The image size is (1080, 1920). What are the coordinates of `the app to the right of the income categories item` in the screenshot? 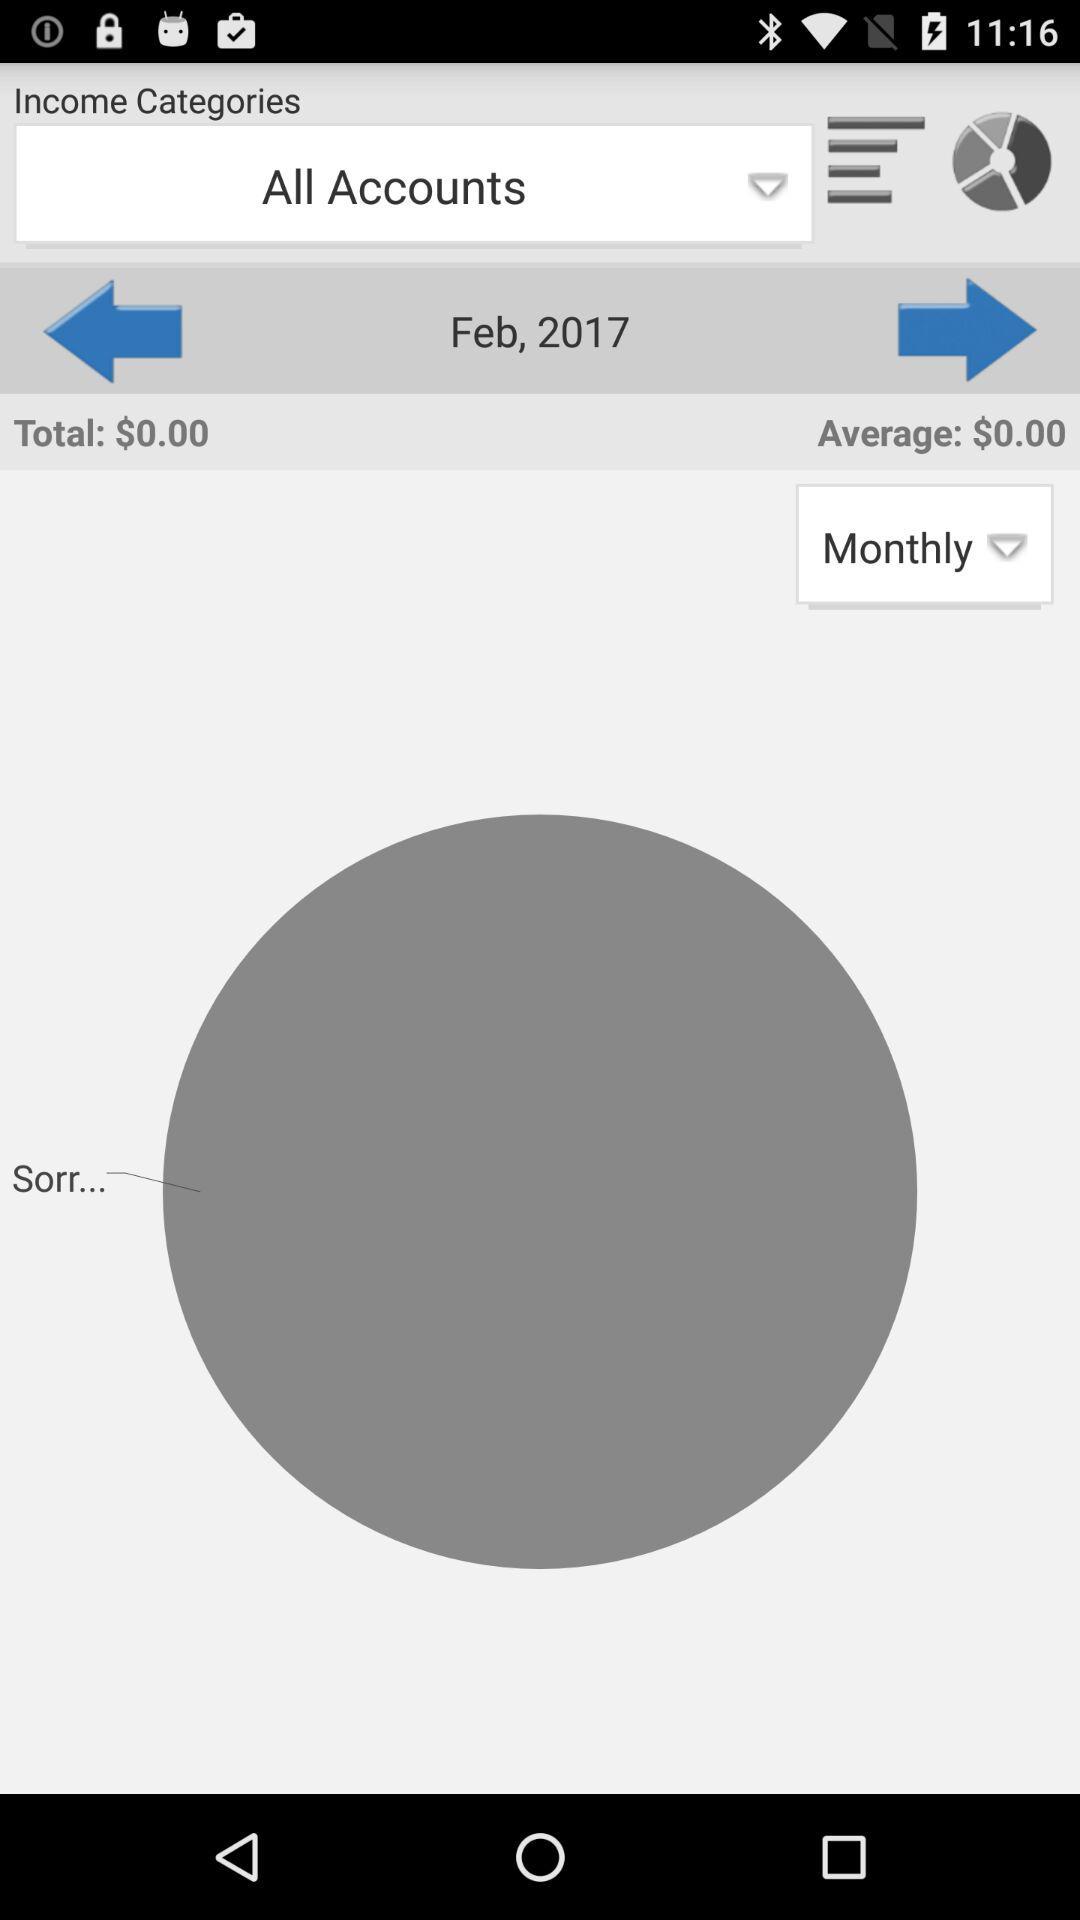 It's located at (876, 162).